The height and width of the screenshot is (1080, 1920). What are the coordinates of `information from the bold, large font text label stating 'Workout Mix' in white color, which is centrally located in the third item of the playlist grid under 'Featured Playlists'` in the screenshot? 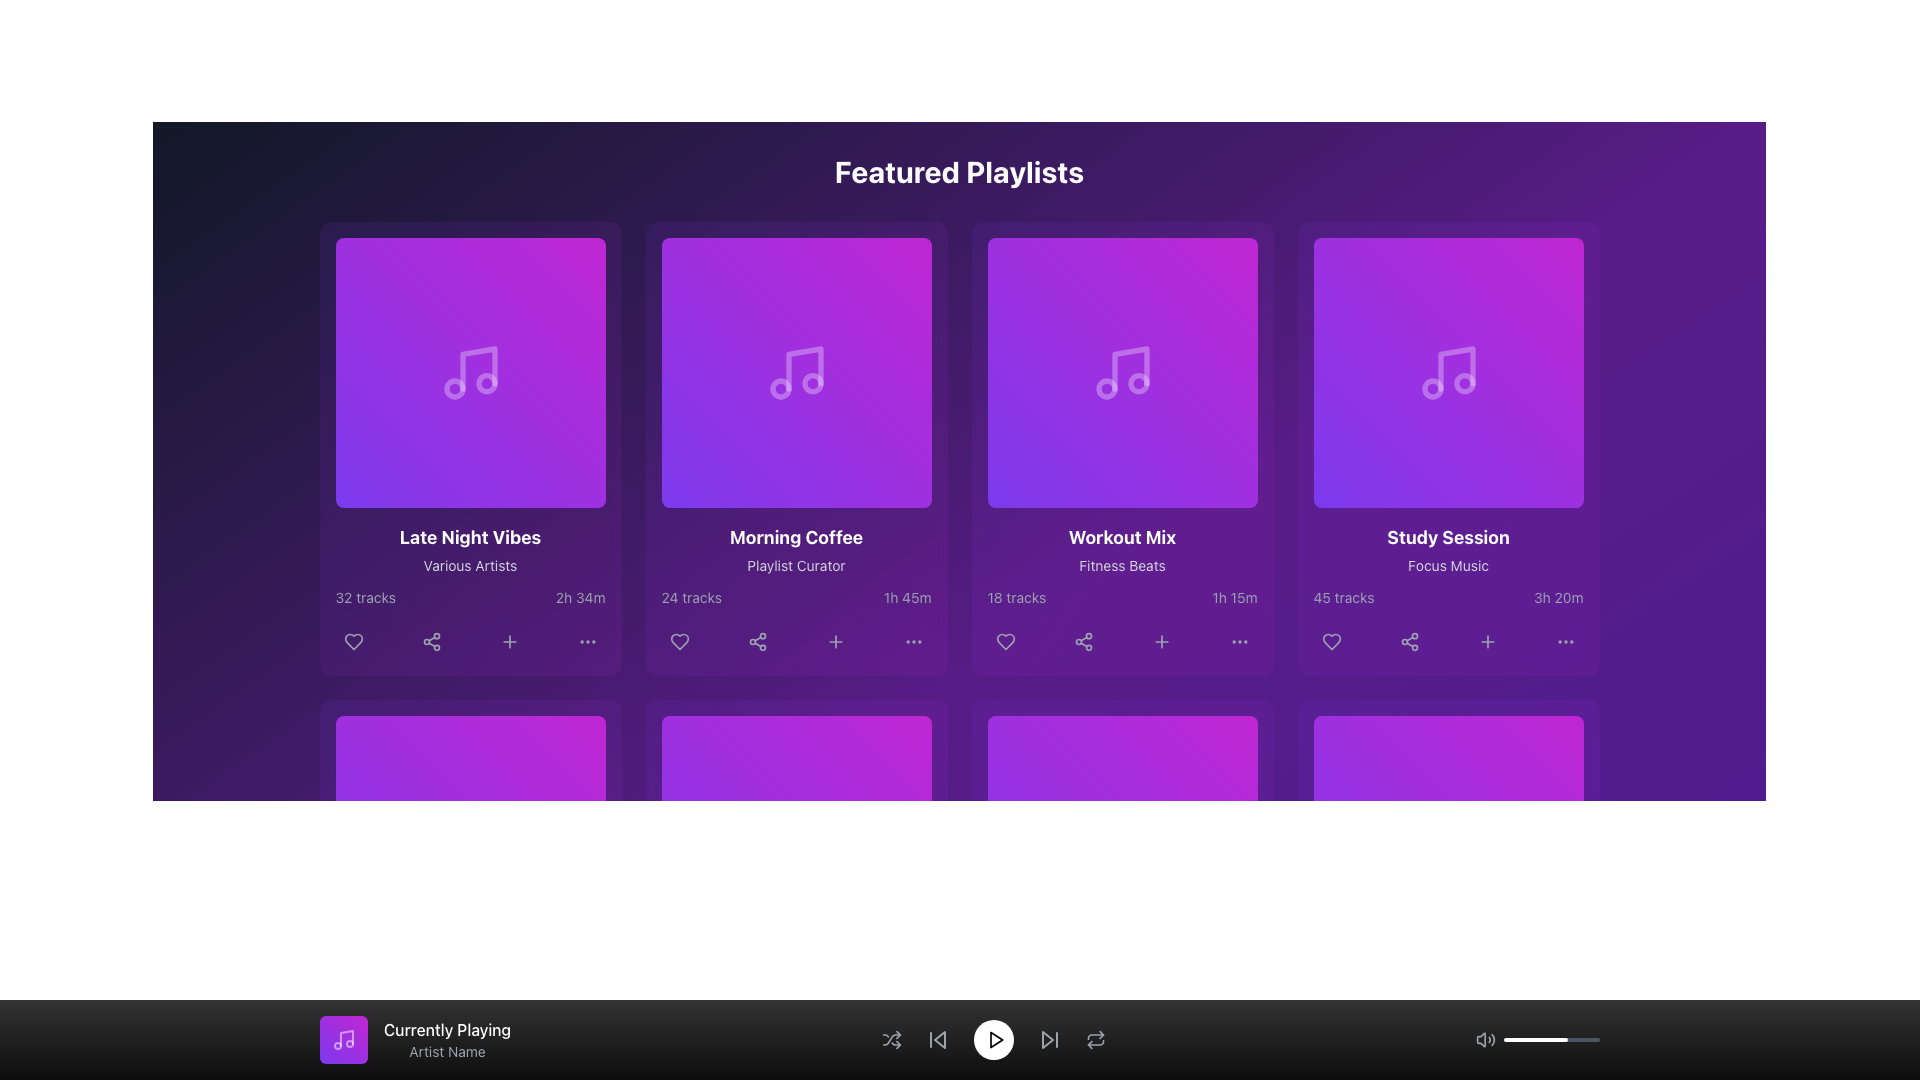 It's located at (1122, 536).